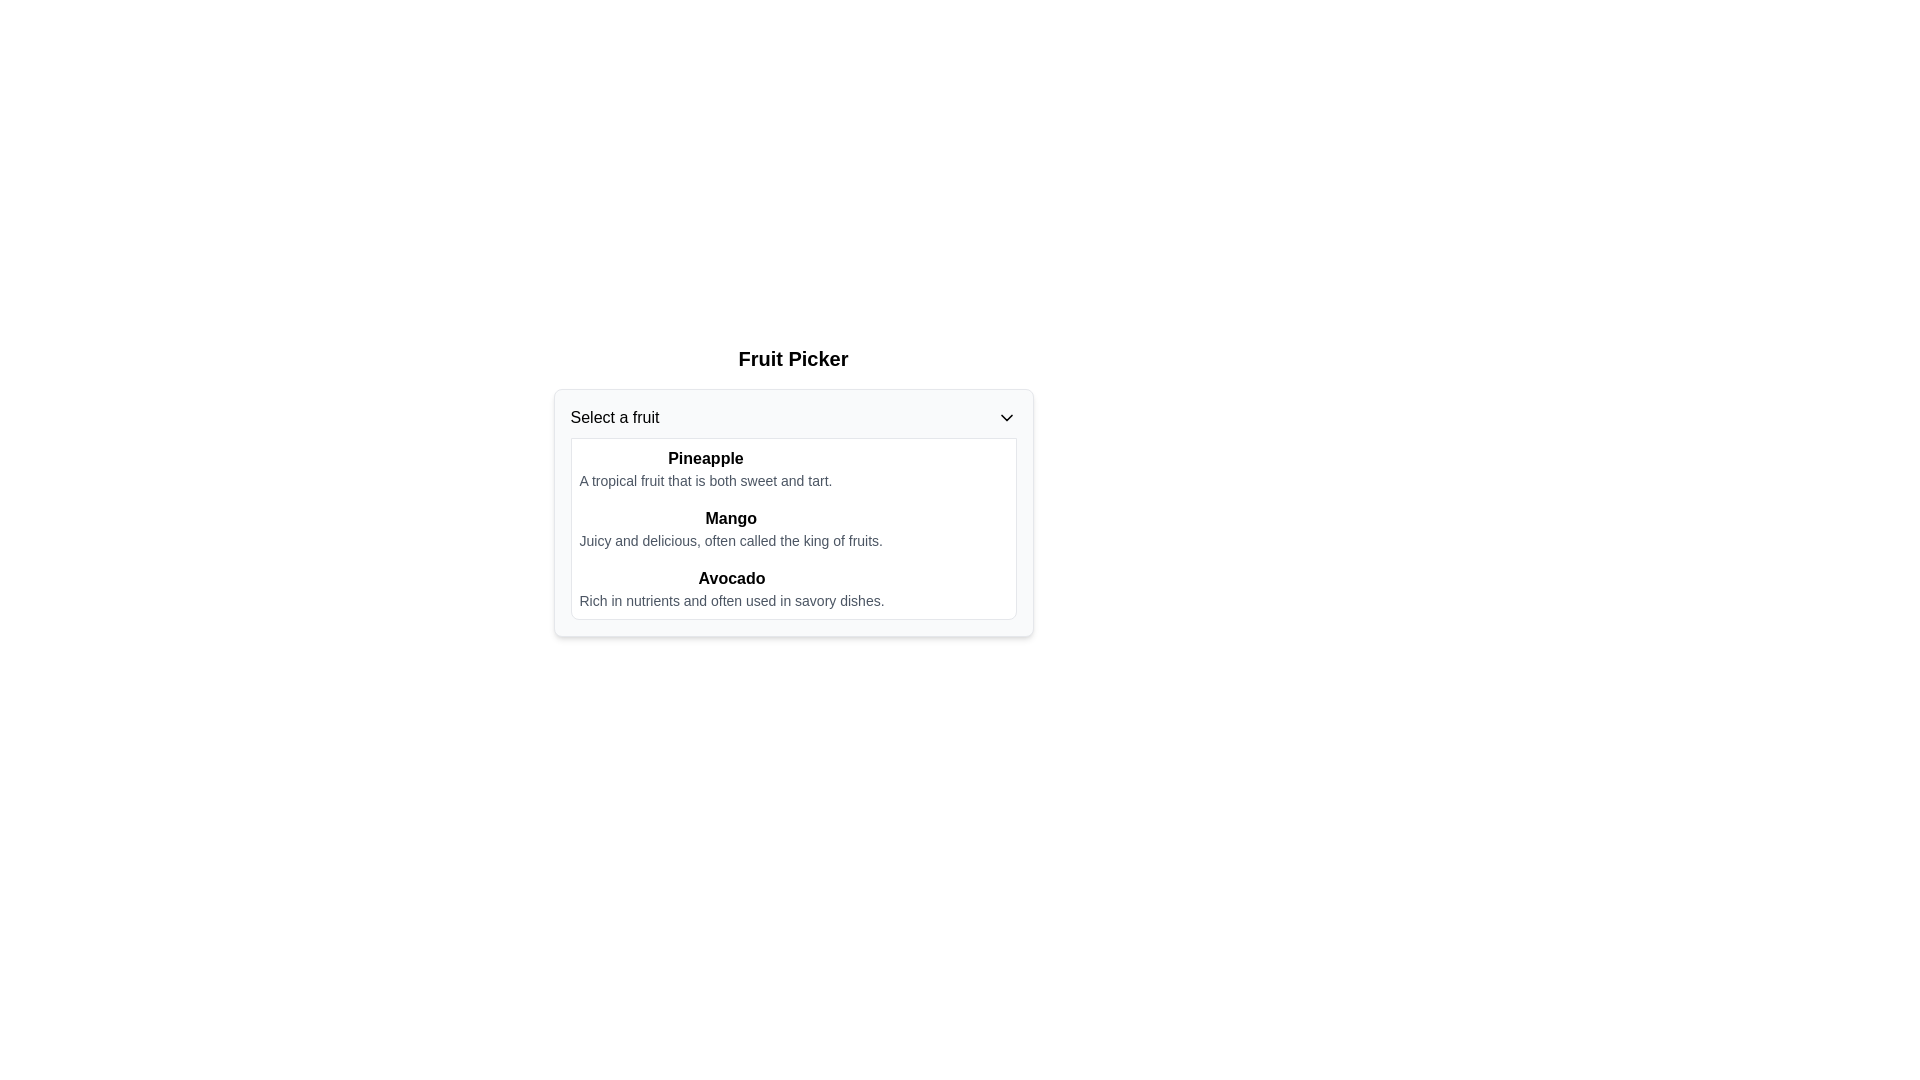  I want to click on an option from the dropdown menu located under the 'Fruit Picker' heading, which has a light gray background and rounded borders, so click(792, 512).